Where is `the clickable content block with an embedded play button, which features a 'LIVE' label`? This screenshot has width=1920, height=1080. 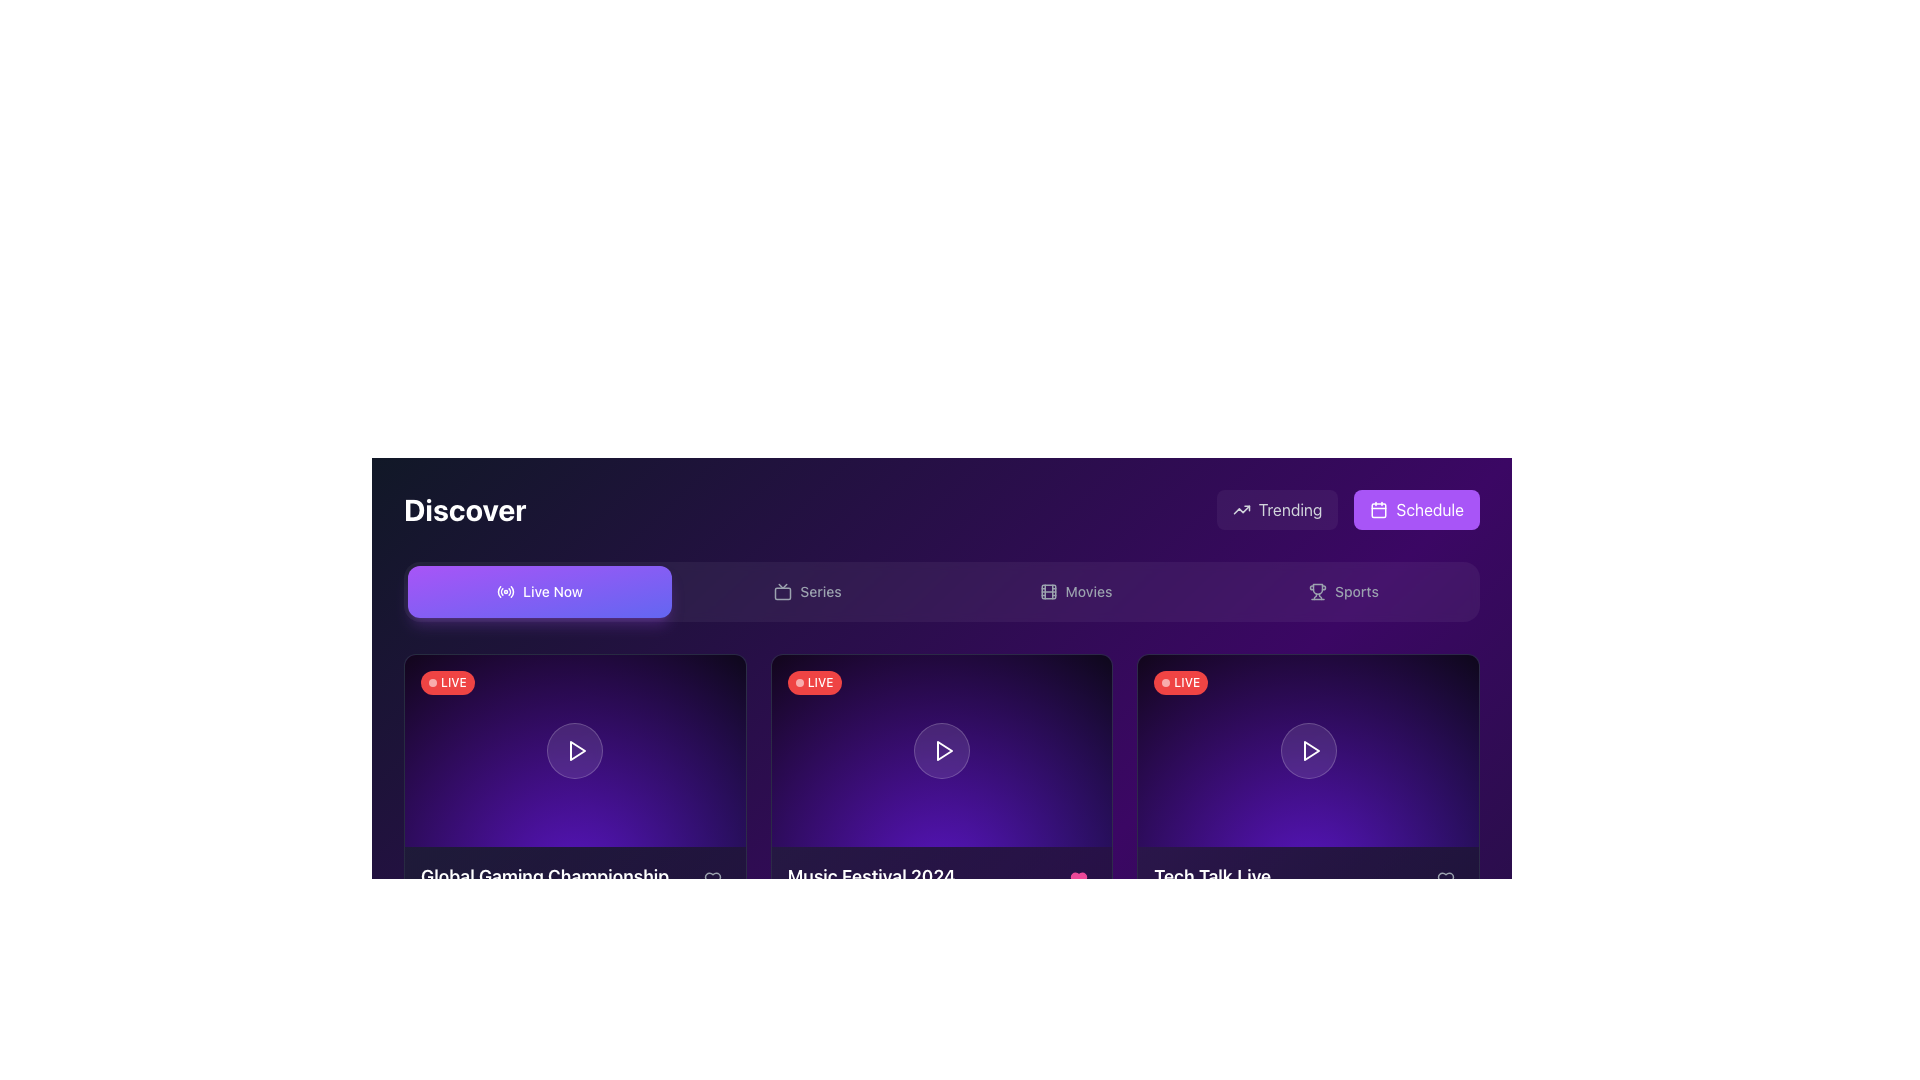
the clickable content block with an embedded play button, which features a 'LIVE' label is located at coordinates (940, 750).